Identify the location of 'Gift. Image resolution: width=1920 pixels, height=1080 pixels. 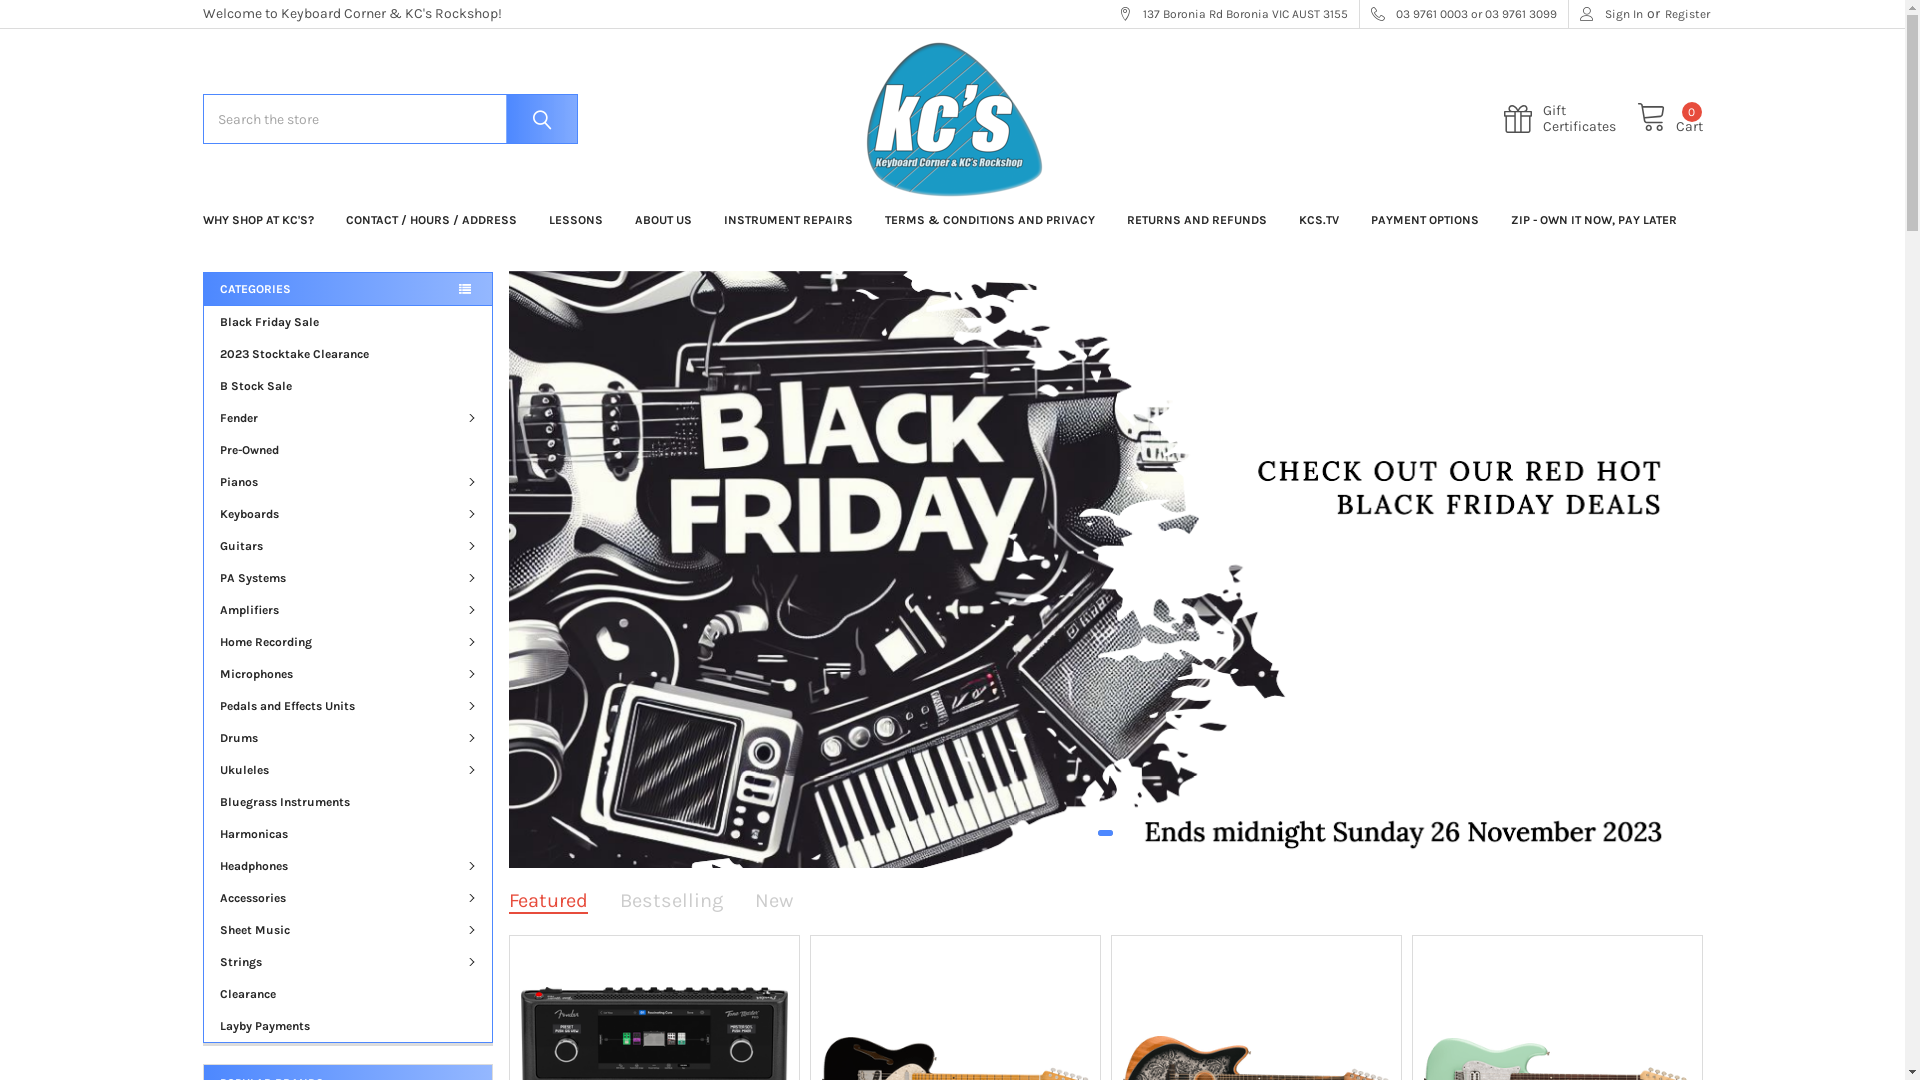
(1569, 119).